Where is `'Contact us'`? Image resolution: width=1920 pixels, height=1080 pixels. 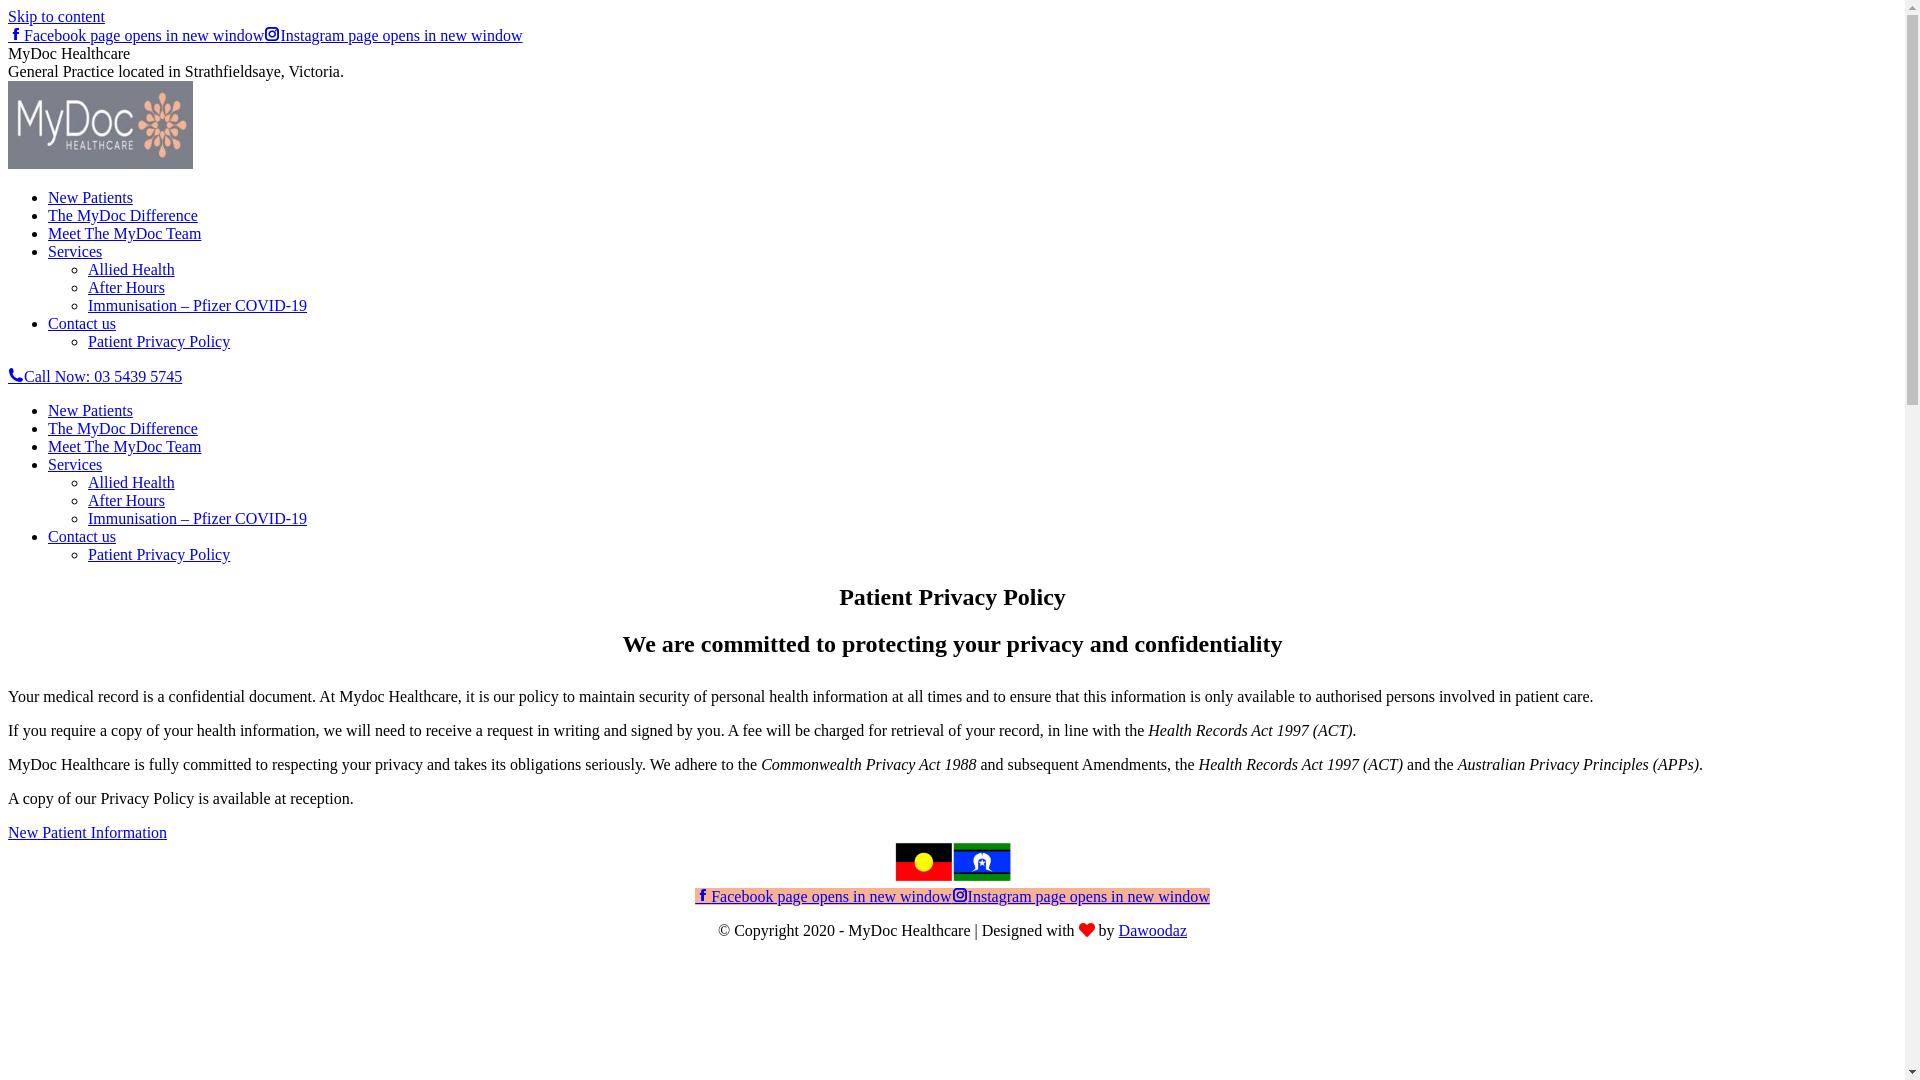
'Contact us' is located at coordinates (80, 322).